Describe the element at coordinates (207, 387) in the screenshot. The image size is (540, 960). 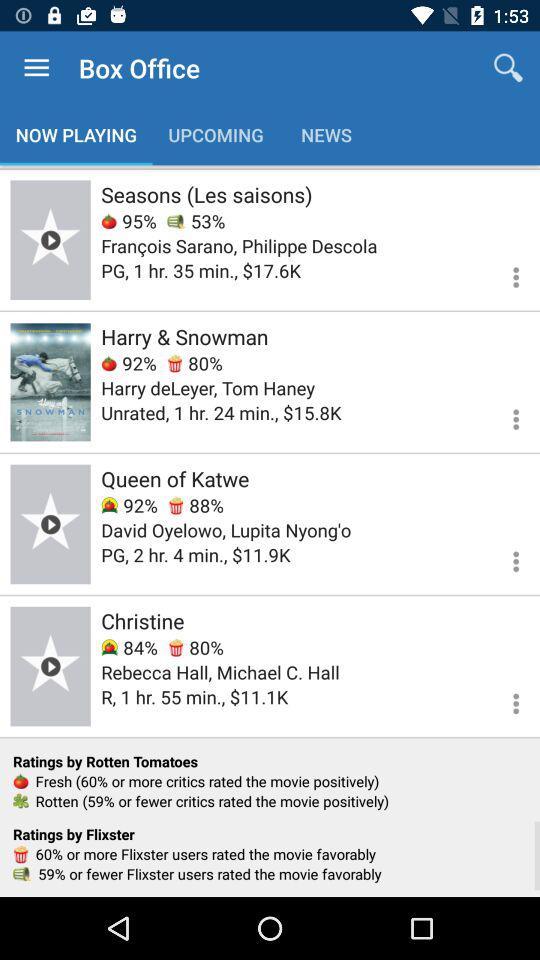
I see `harry deleyer tom icon` at that location.